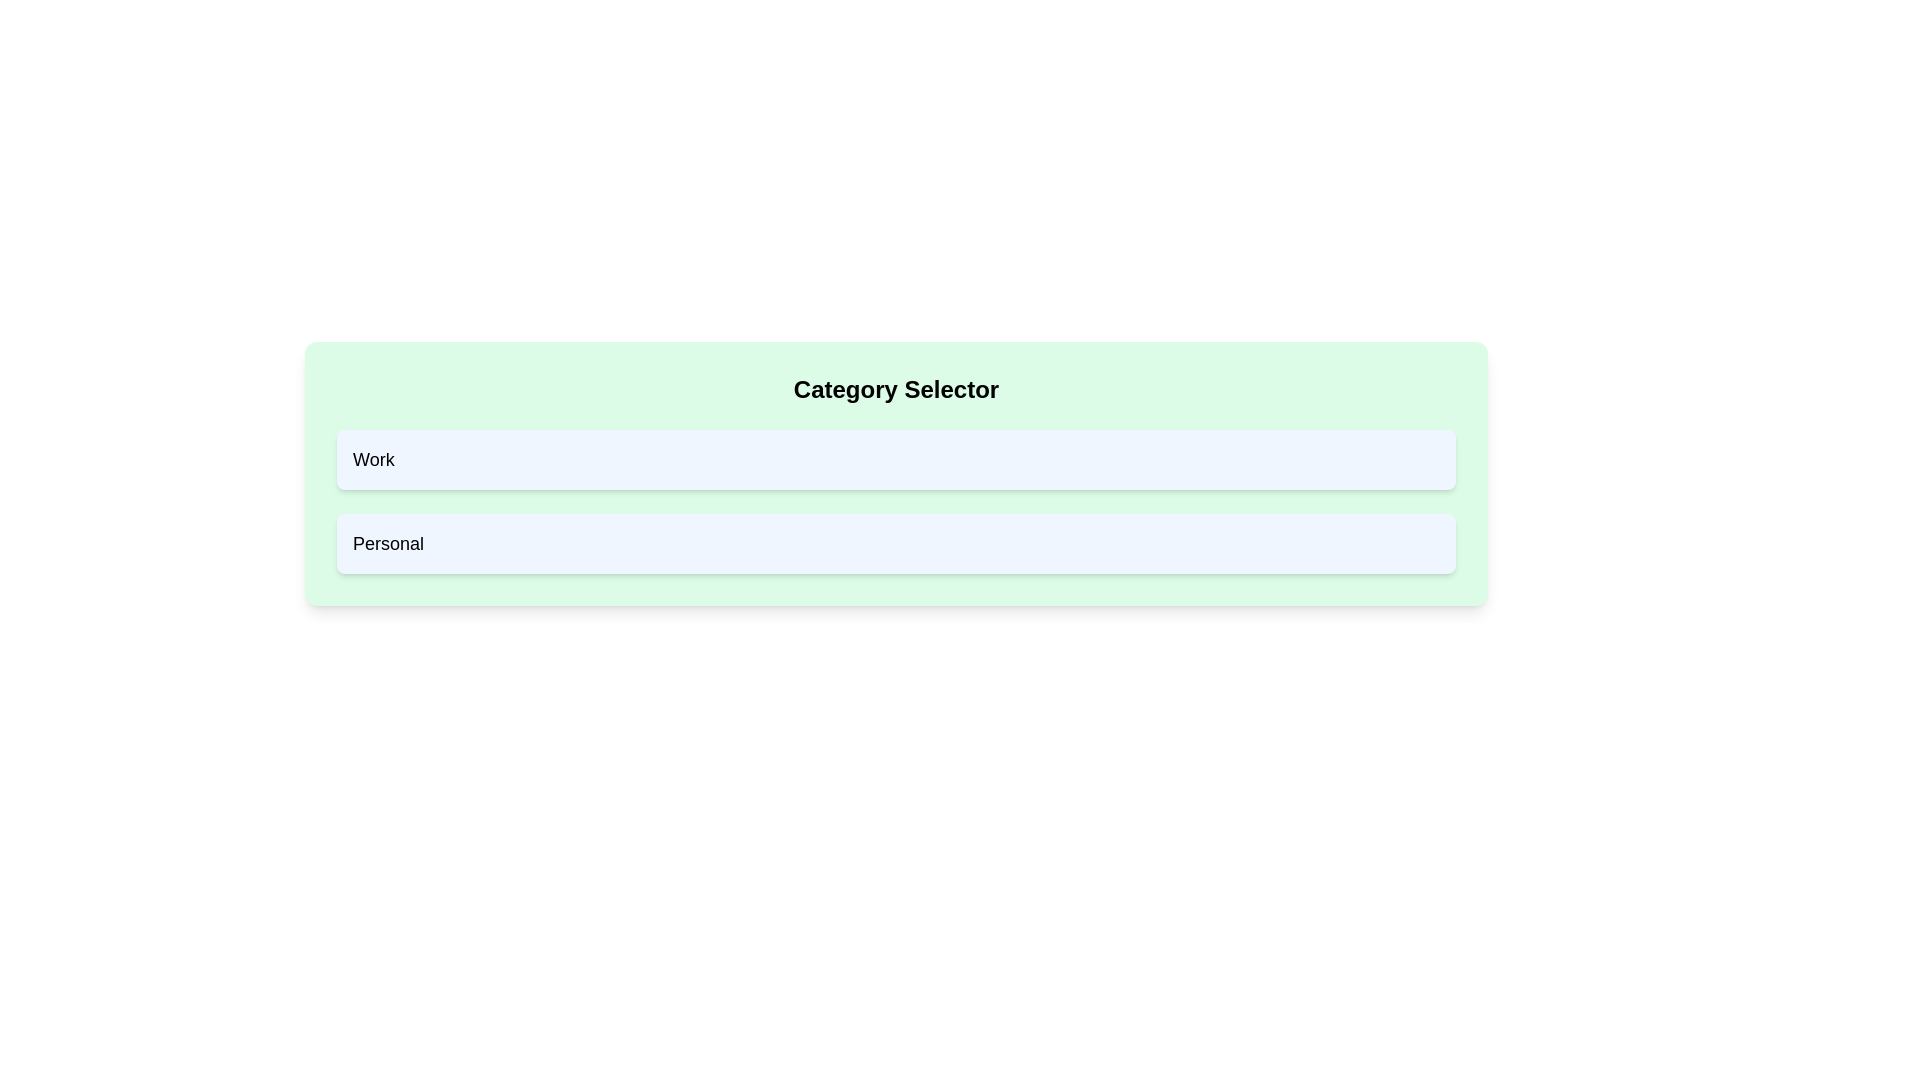  I want to click on the category Personal, so click(895, 543).